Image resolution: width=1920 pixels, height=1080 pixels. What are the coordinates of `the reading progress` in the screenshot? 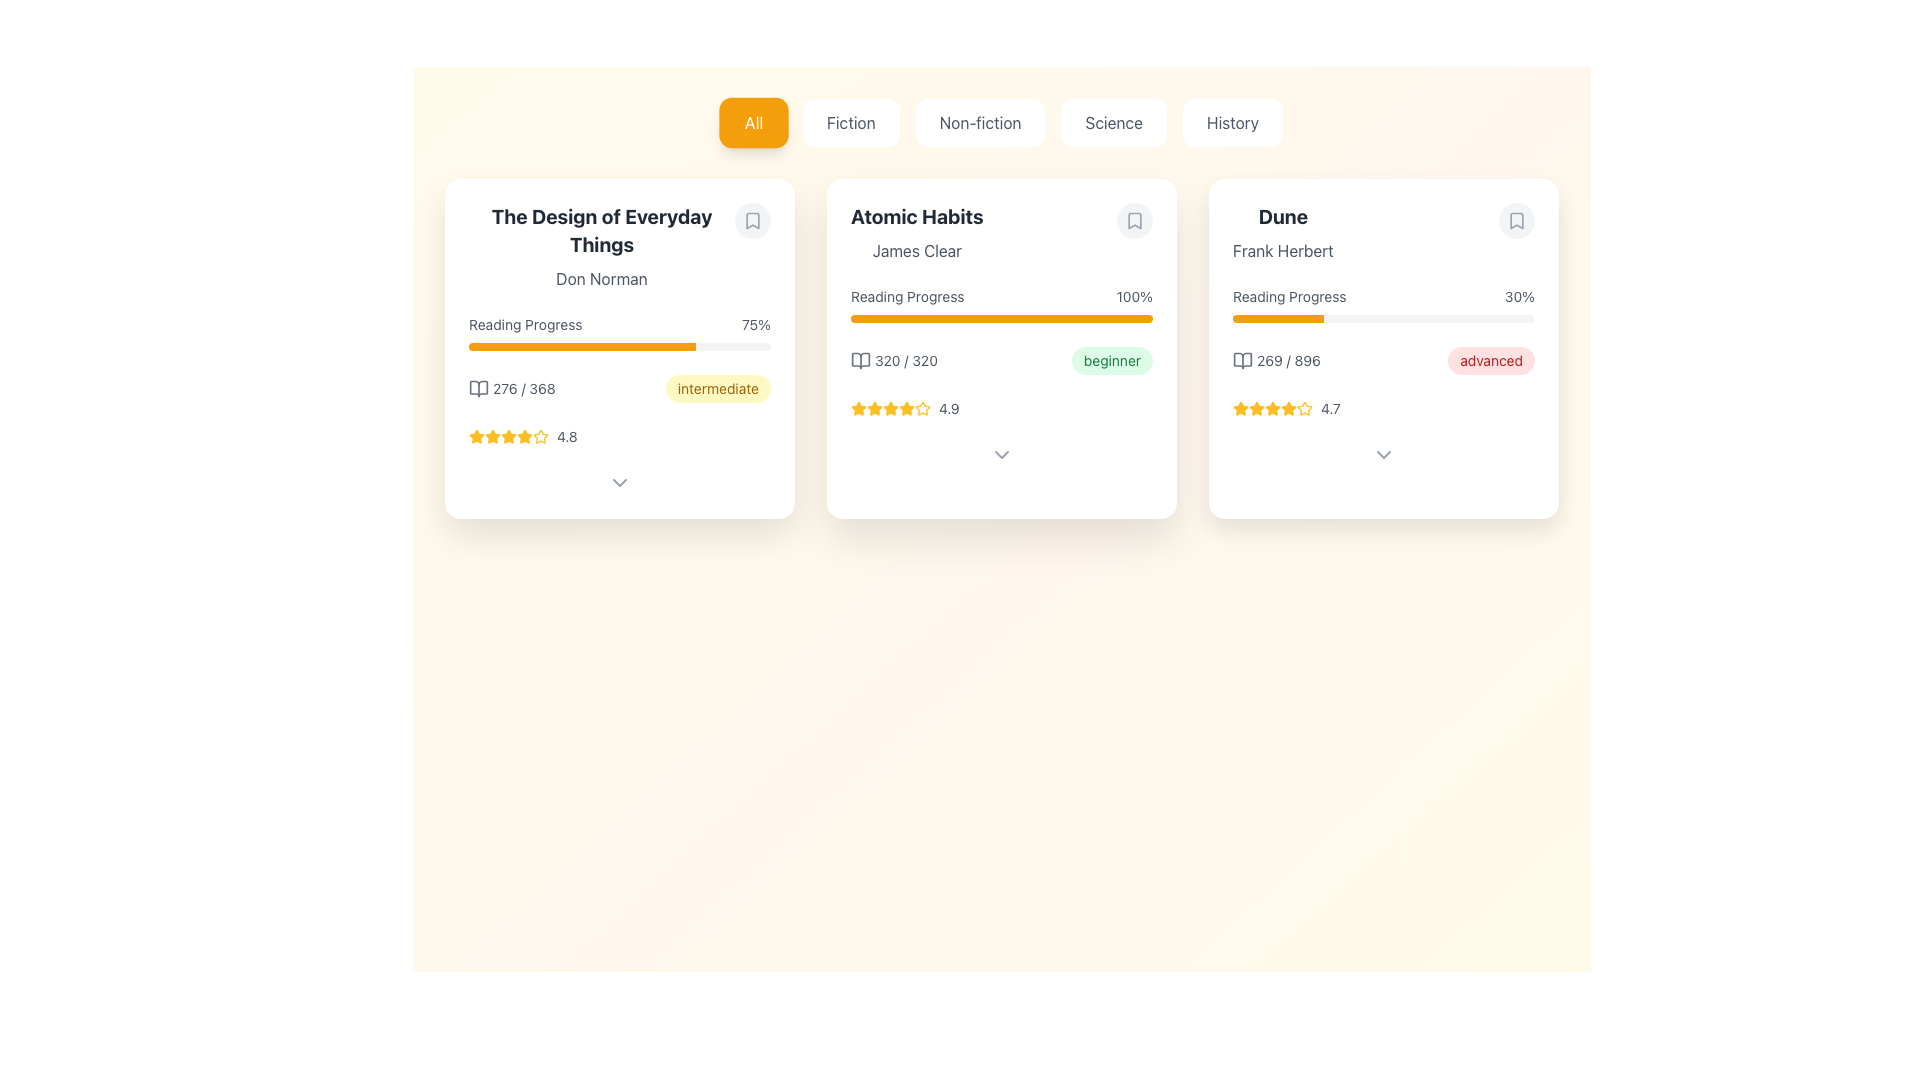 It's located at (1294, 318).